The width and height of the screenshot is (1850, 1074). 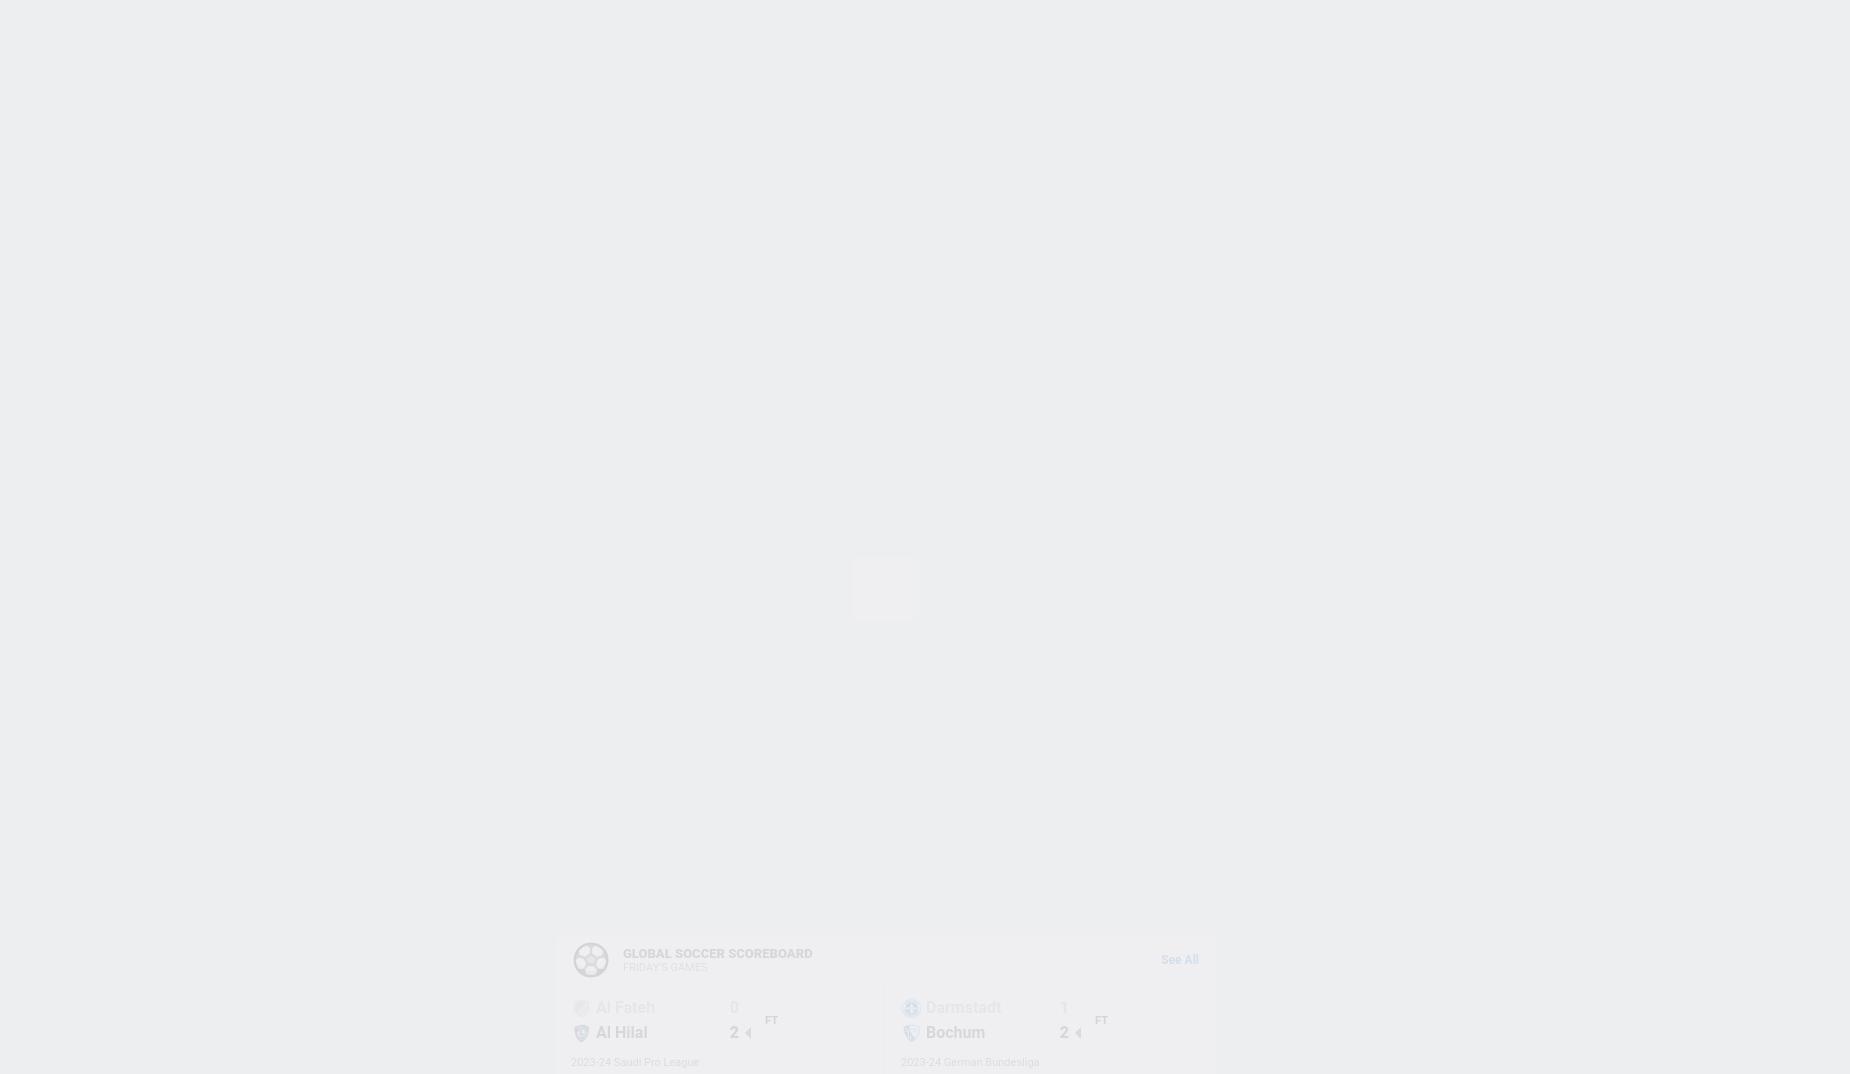 I want to click on 'Darmstadt', so click(x=962, y=1006).